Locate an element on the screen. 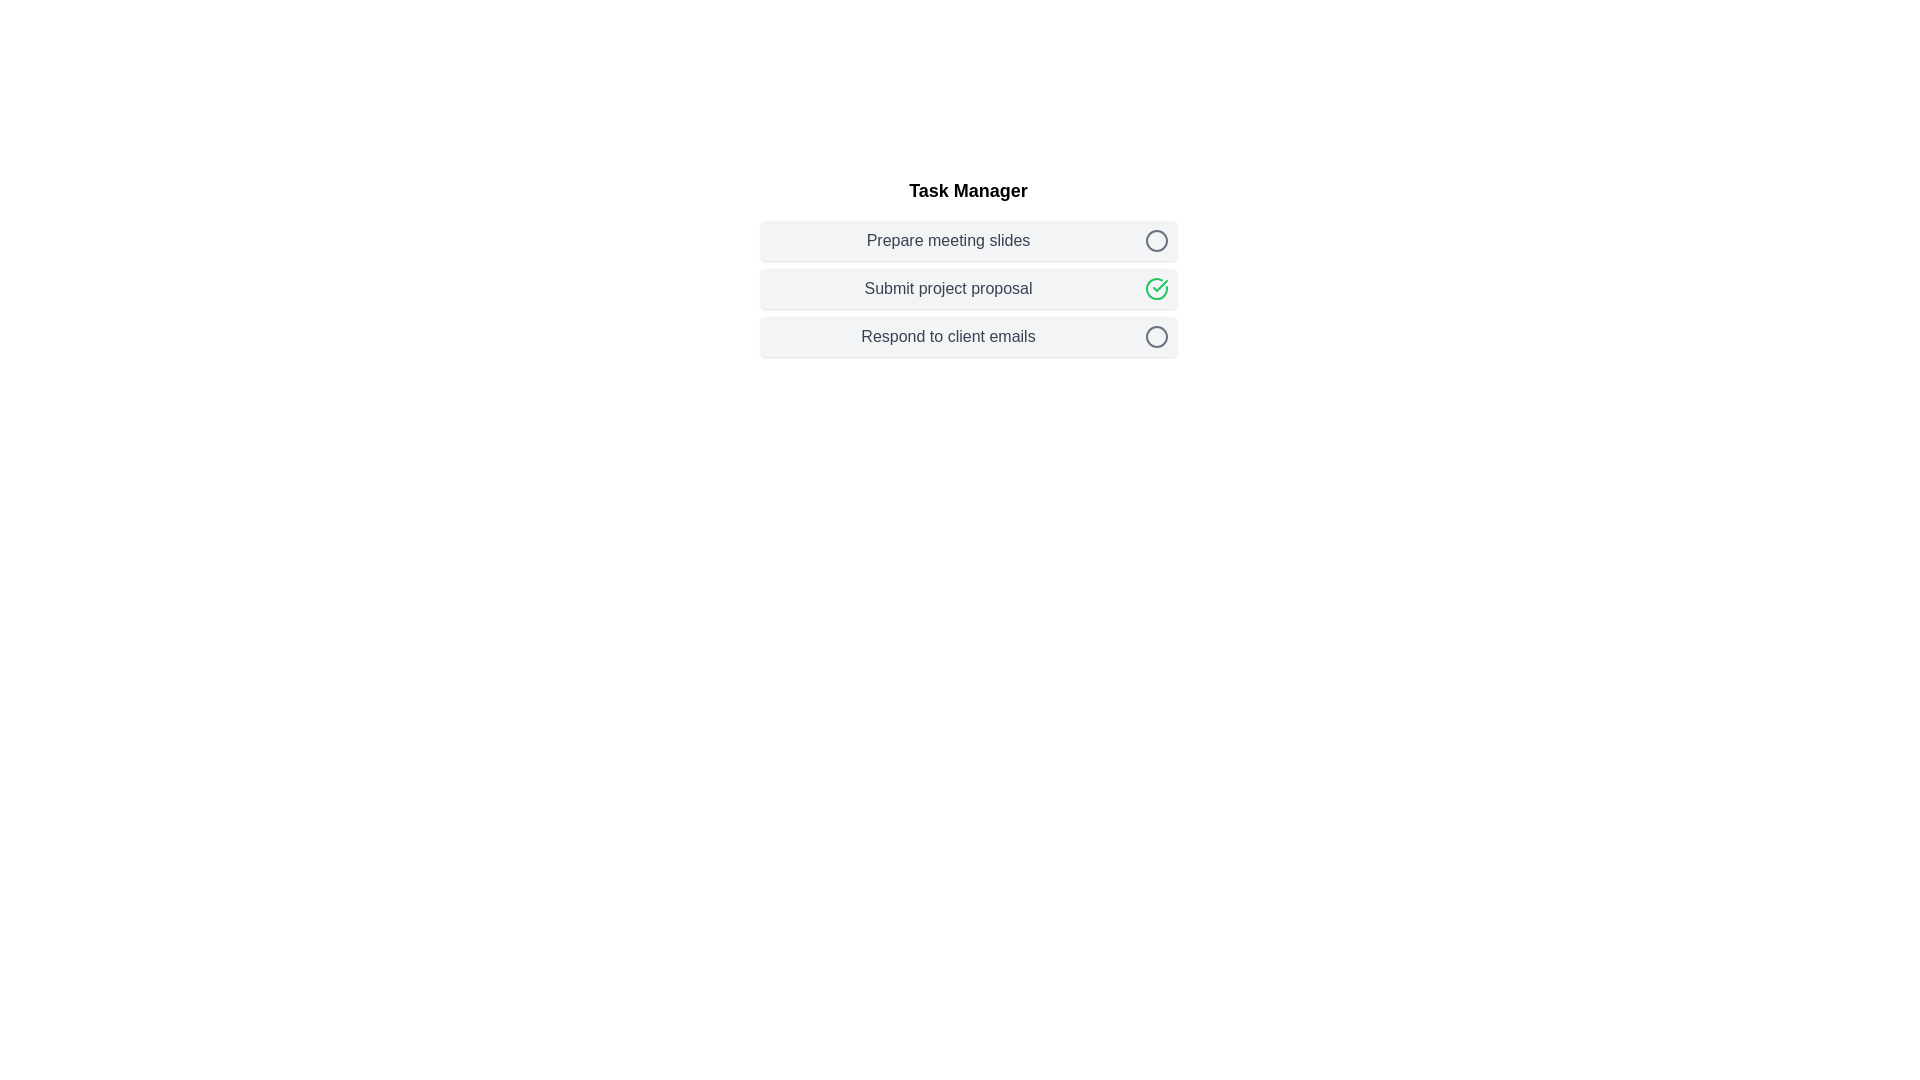 This screenshot has height=1080, width=1920. the task entry labeled 'Respond to client emails' is located at coordinates (968, 335).